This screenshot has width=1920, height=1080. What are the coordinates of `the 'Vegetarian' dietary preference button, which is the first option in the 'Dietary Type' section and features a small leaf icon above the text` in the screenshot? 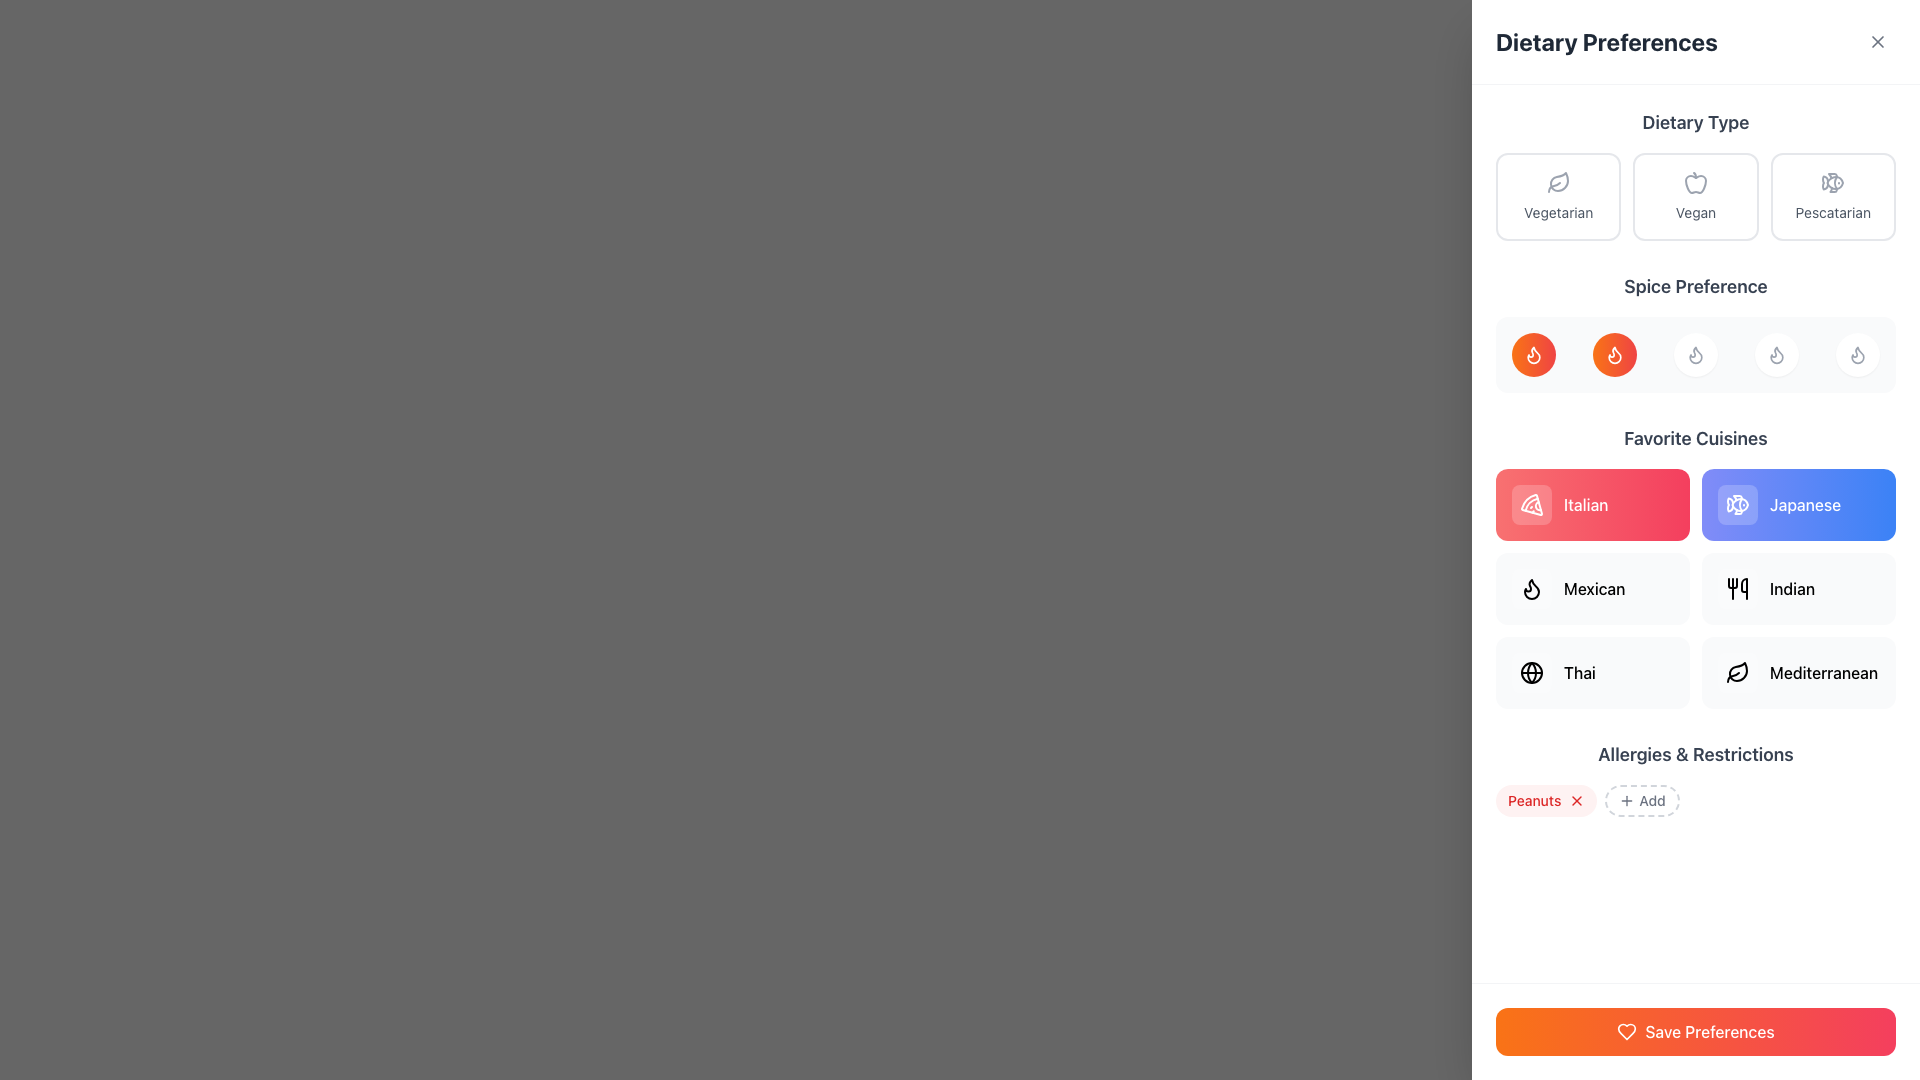 It's located at (1557, 196).